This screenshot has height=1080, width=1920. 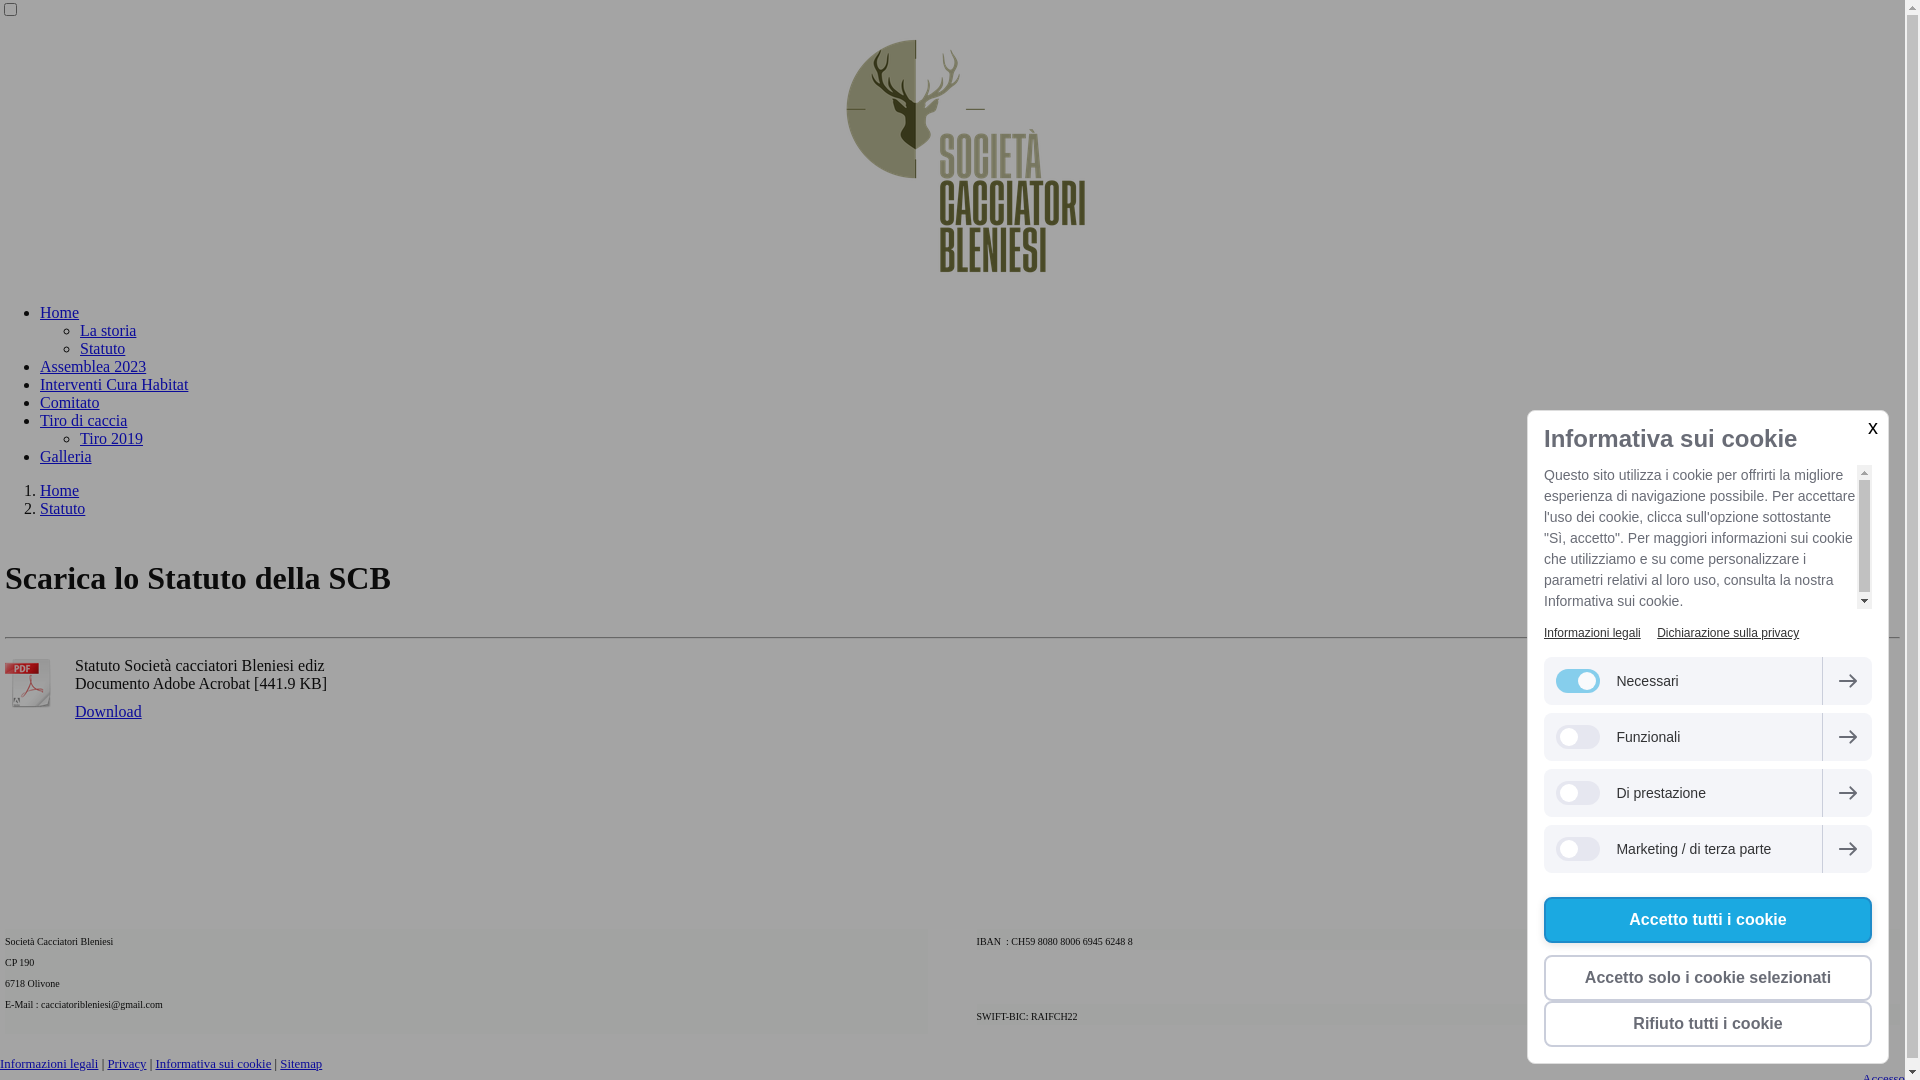 I want to click on 'Rifiuto tutti i cookie', so click(x=1707, y=1023).